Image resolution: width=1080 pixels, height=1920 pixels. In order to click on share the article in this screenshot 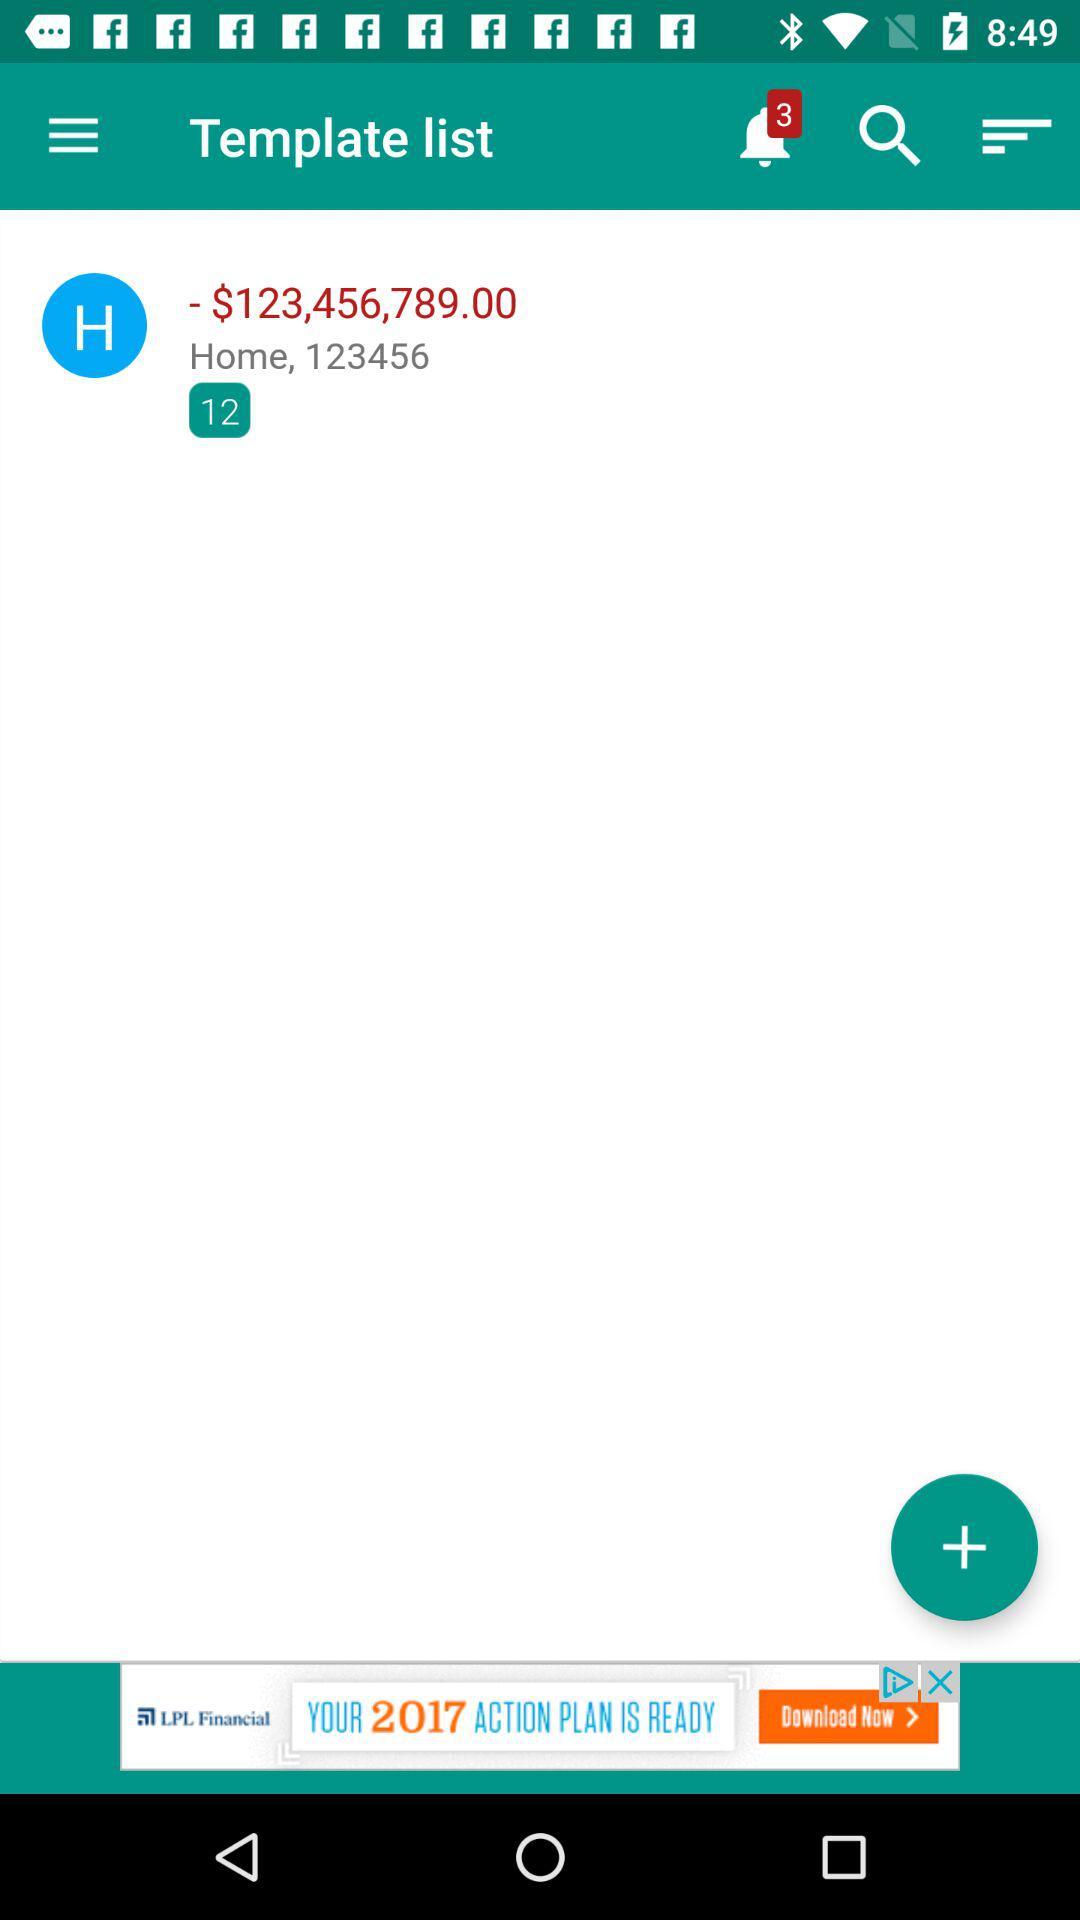, I will do `click(540, 1727)`.